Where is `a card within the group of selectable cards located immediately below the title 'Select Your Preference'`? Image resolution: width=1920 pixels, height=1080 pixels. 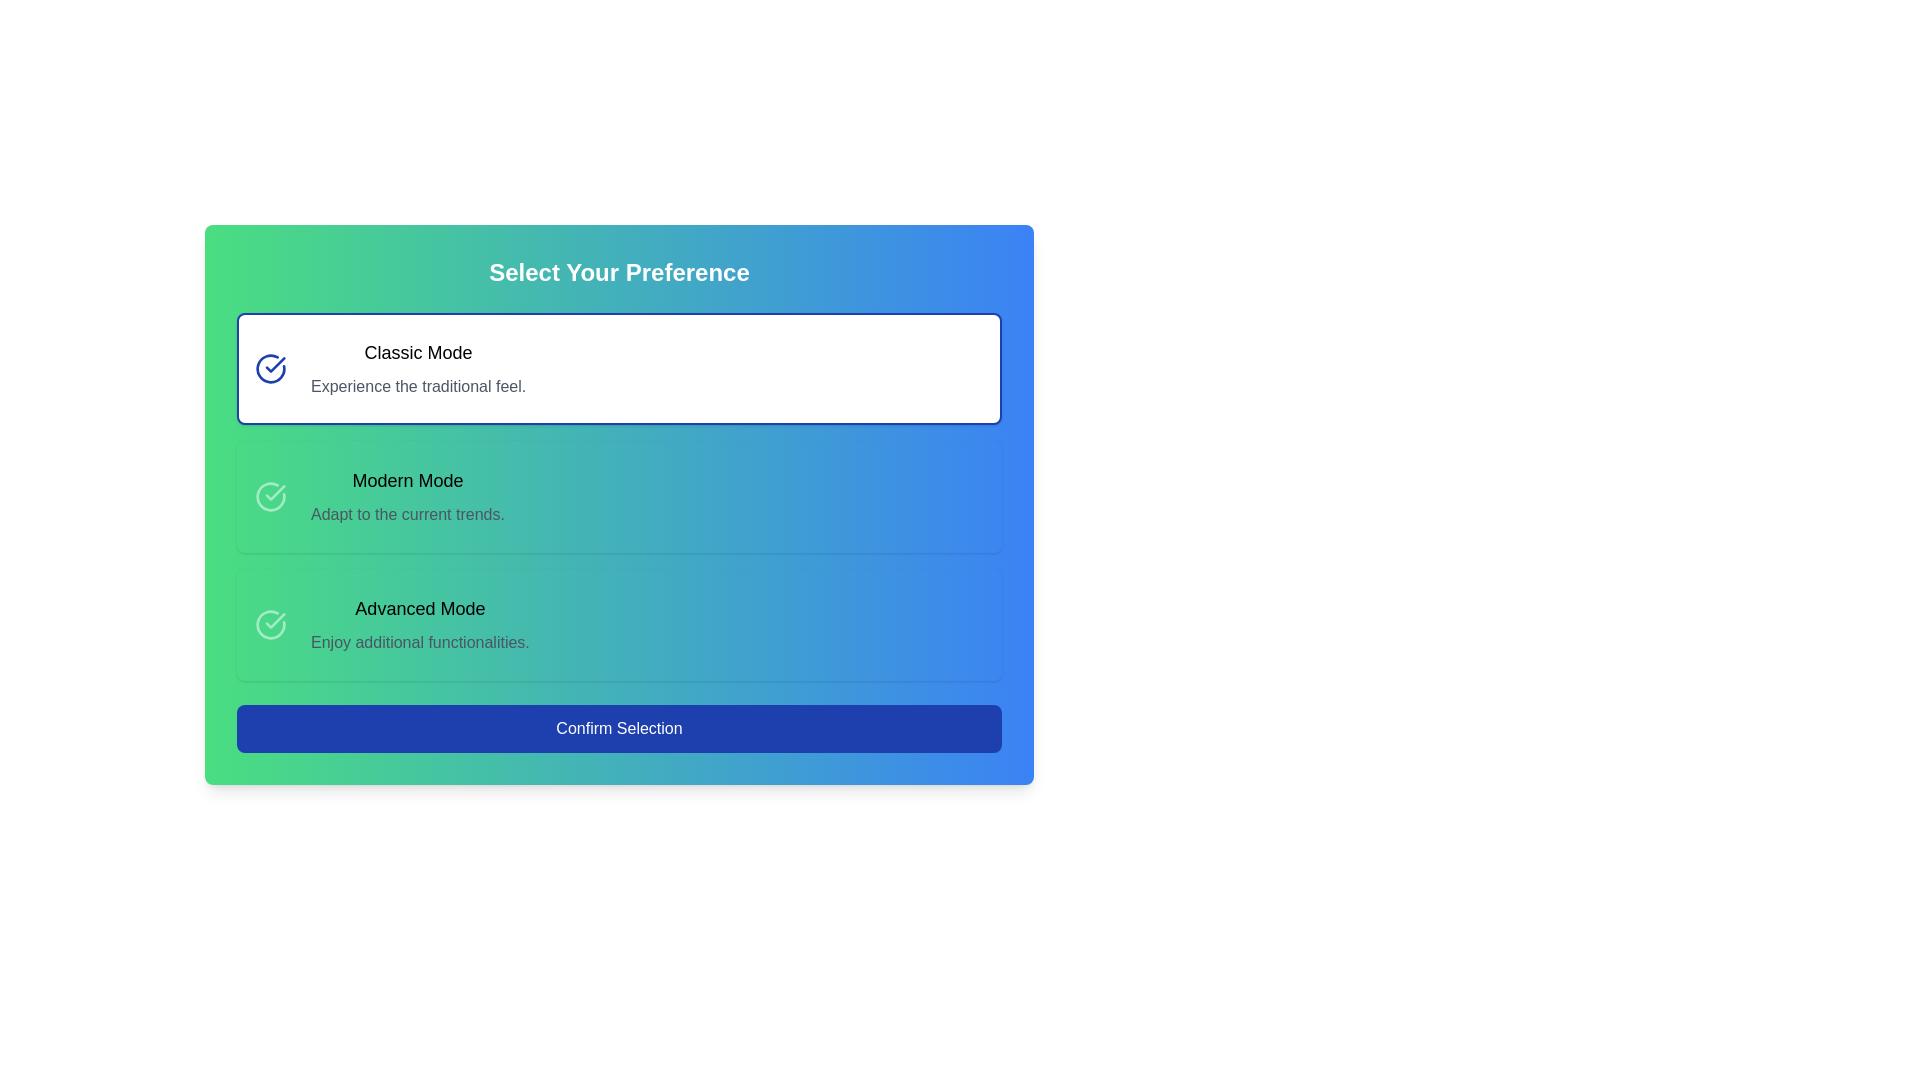
a card within the group of selectable cards located immediately below the title 'Select Your Preference' is located at coordinates (618, 496).